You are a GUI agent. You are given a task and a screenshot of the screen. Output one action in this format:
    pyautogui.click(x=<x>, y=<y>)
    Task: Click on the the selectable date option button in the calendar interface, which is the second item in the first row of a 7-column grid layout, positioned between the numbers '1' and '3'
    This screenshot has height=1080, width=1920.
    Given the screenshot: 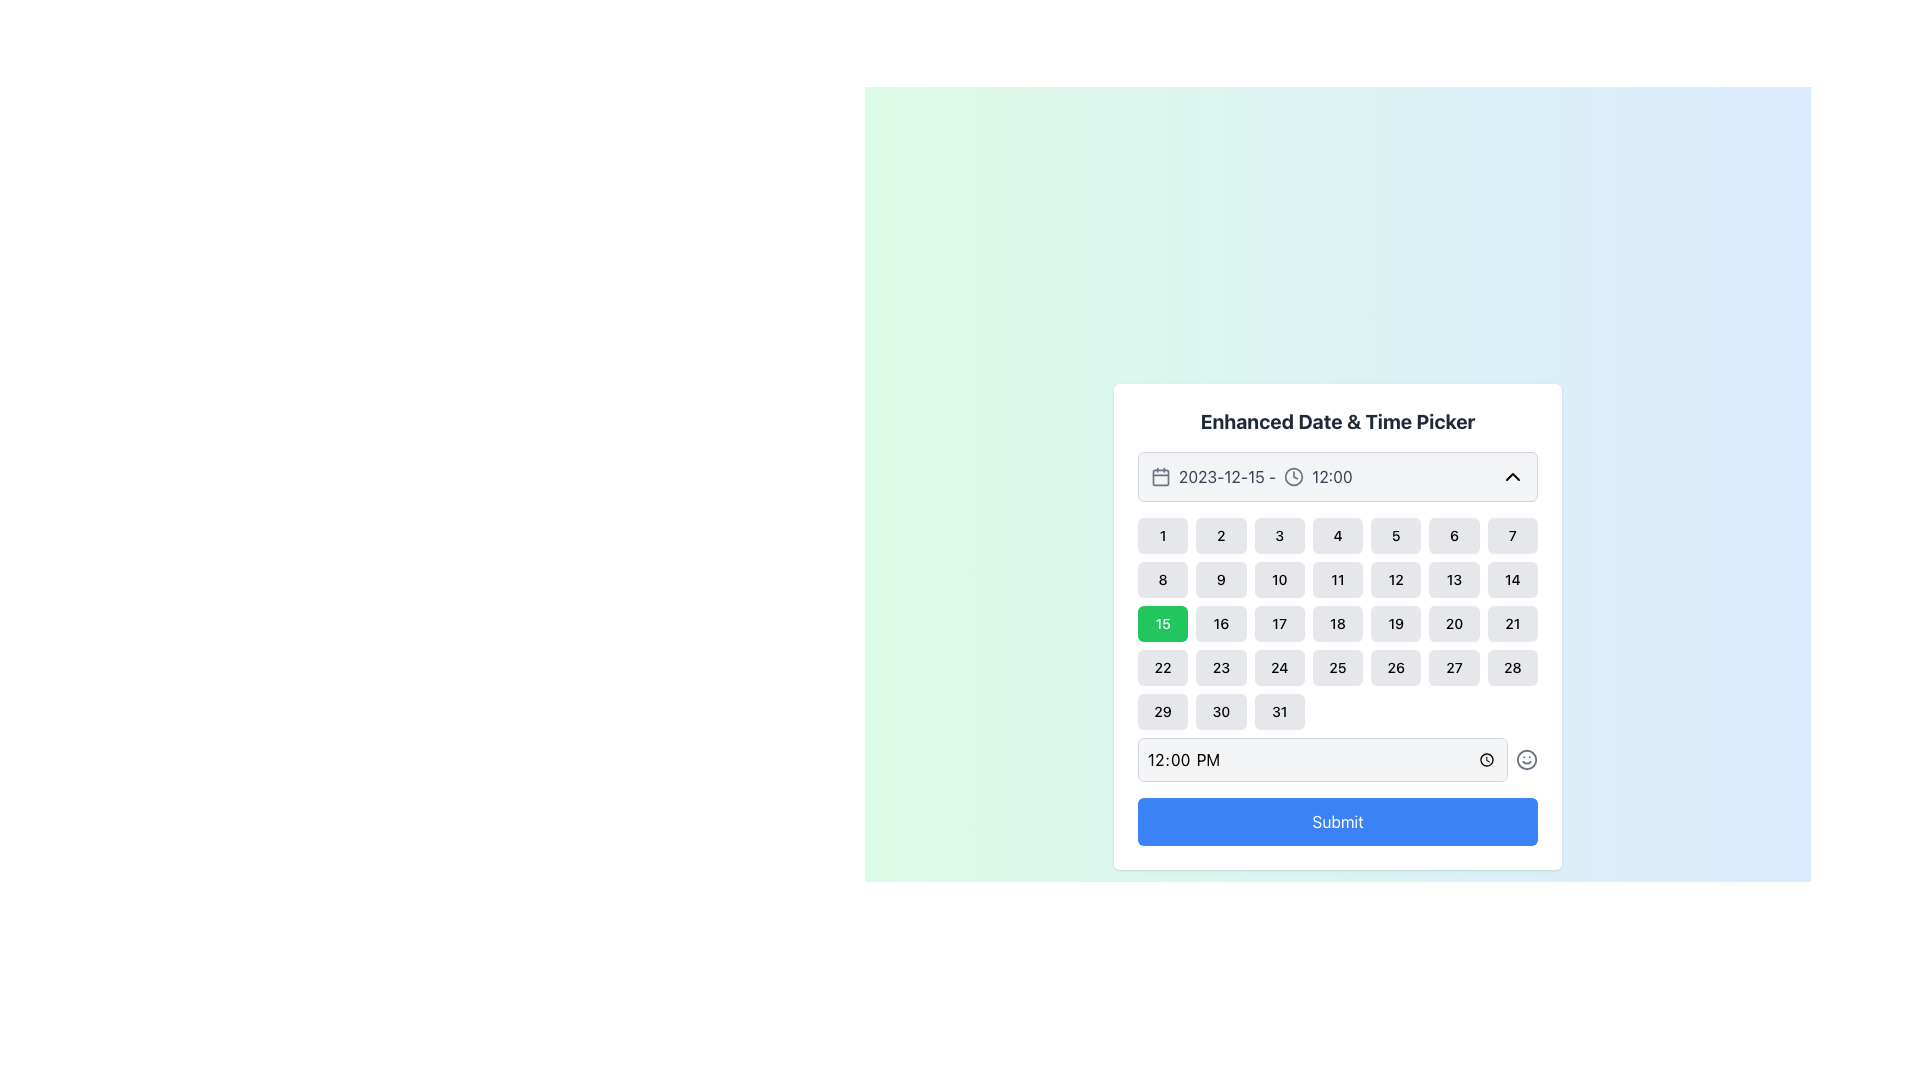 What is the action you would take?
    pyautogui.click(x=1220, y=535)
    